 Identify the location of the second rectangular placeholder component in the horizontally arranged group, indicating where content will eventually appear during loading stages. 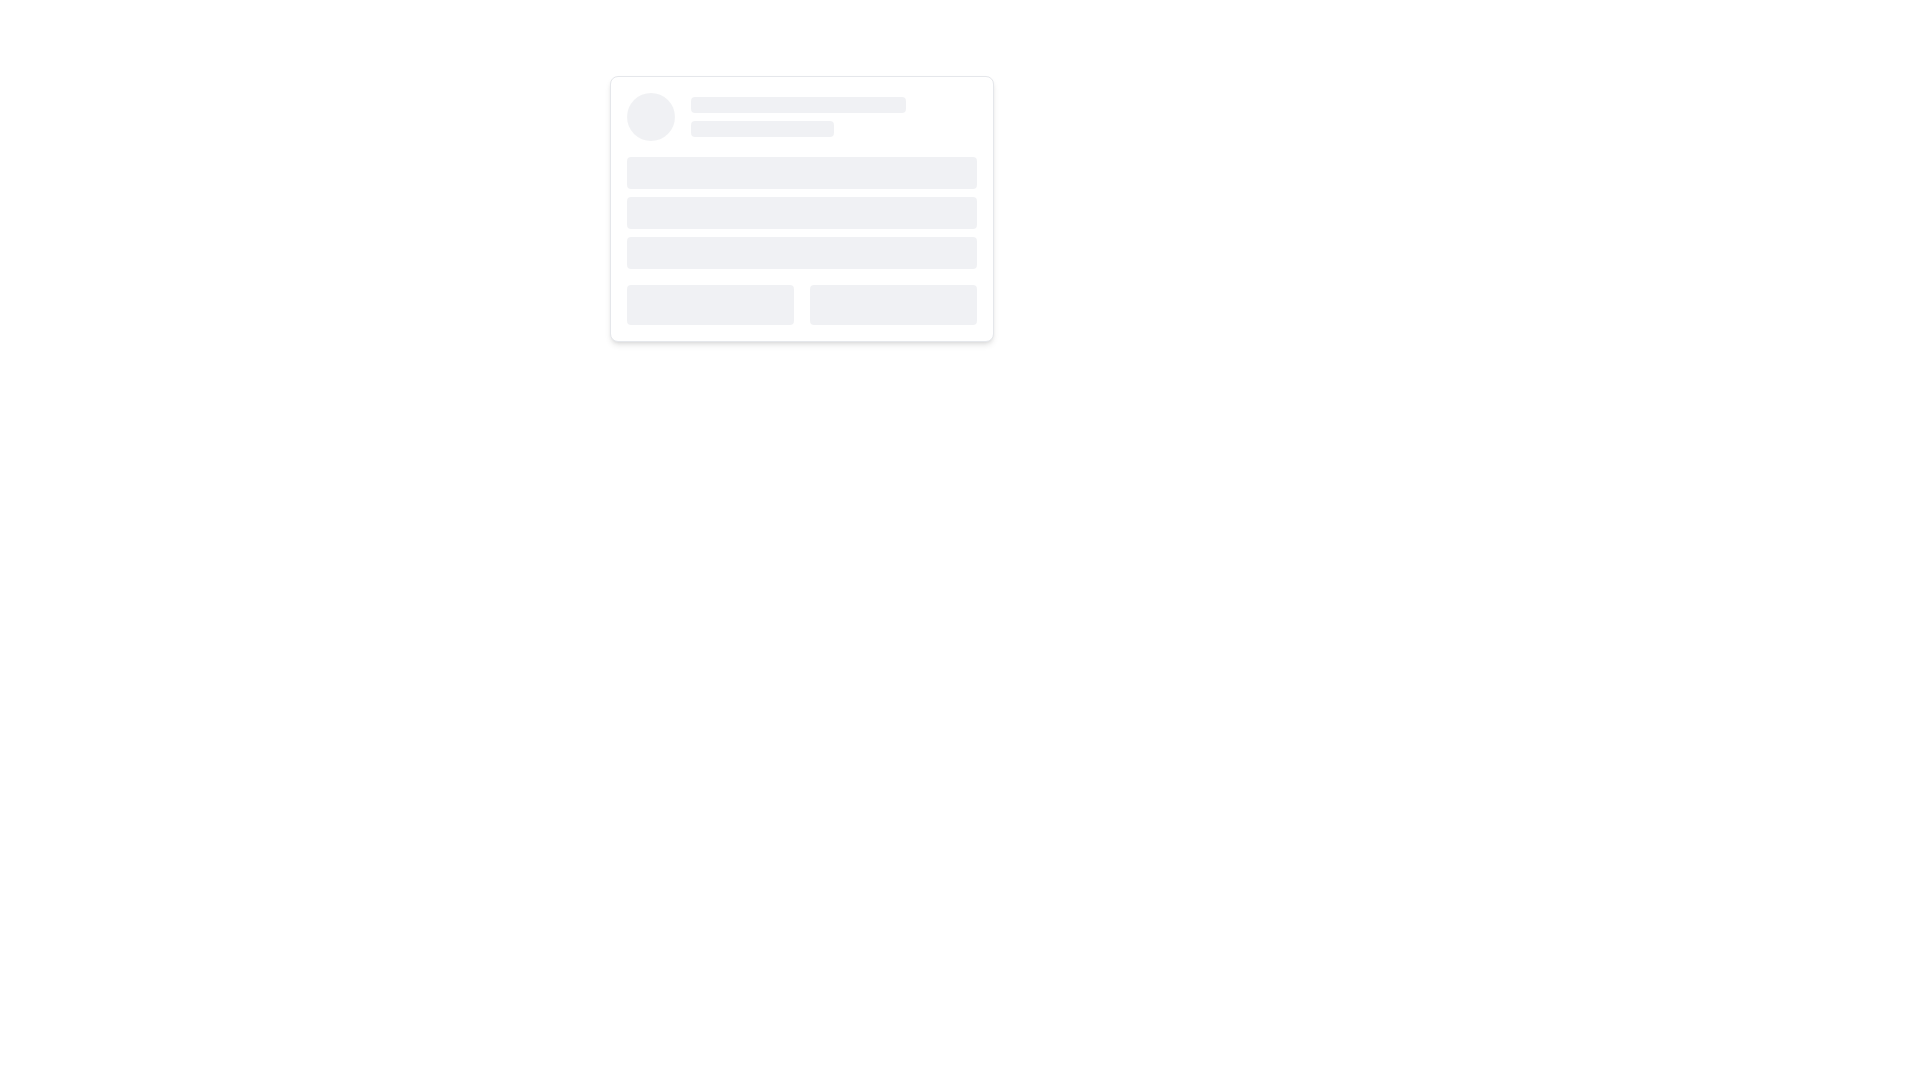
(892, 304).